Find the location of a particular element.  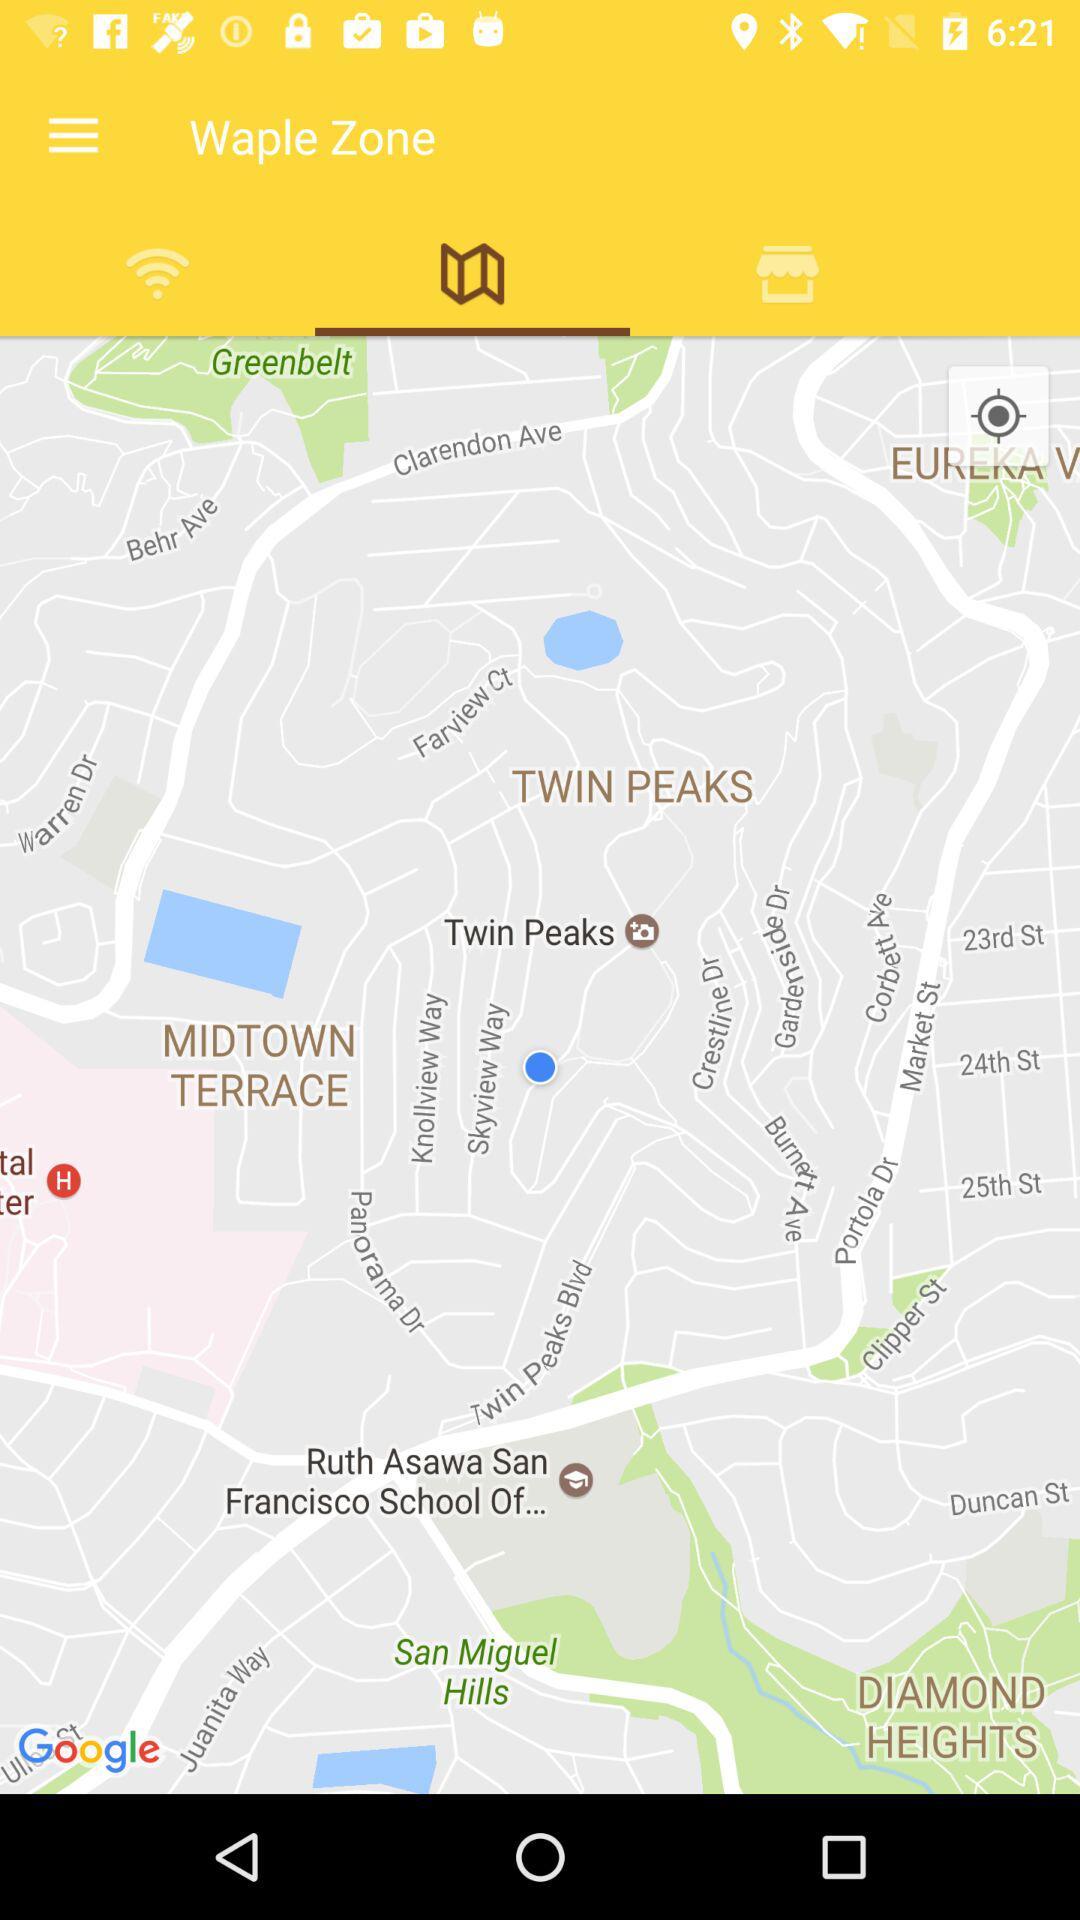

change view mode is located at coordinates (472, 272).